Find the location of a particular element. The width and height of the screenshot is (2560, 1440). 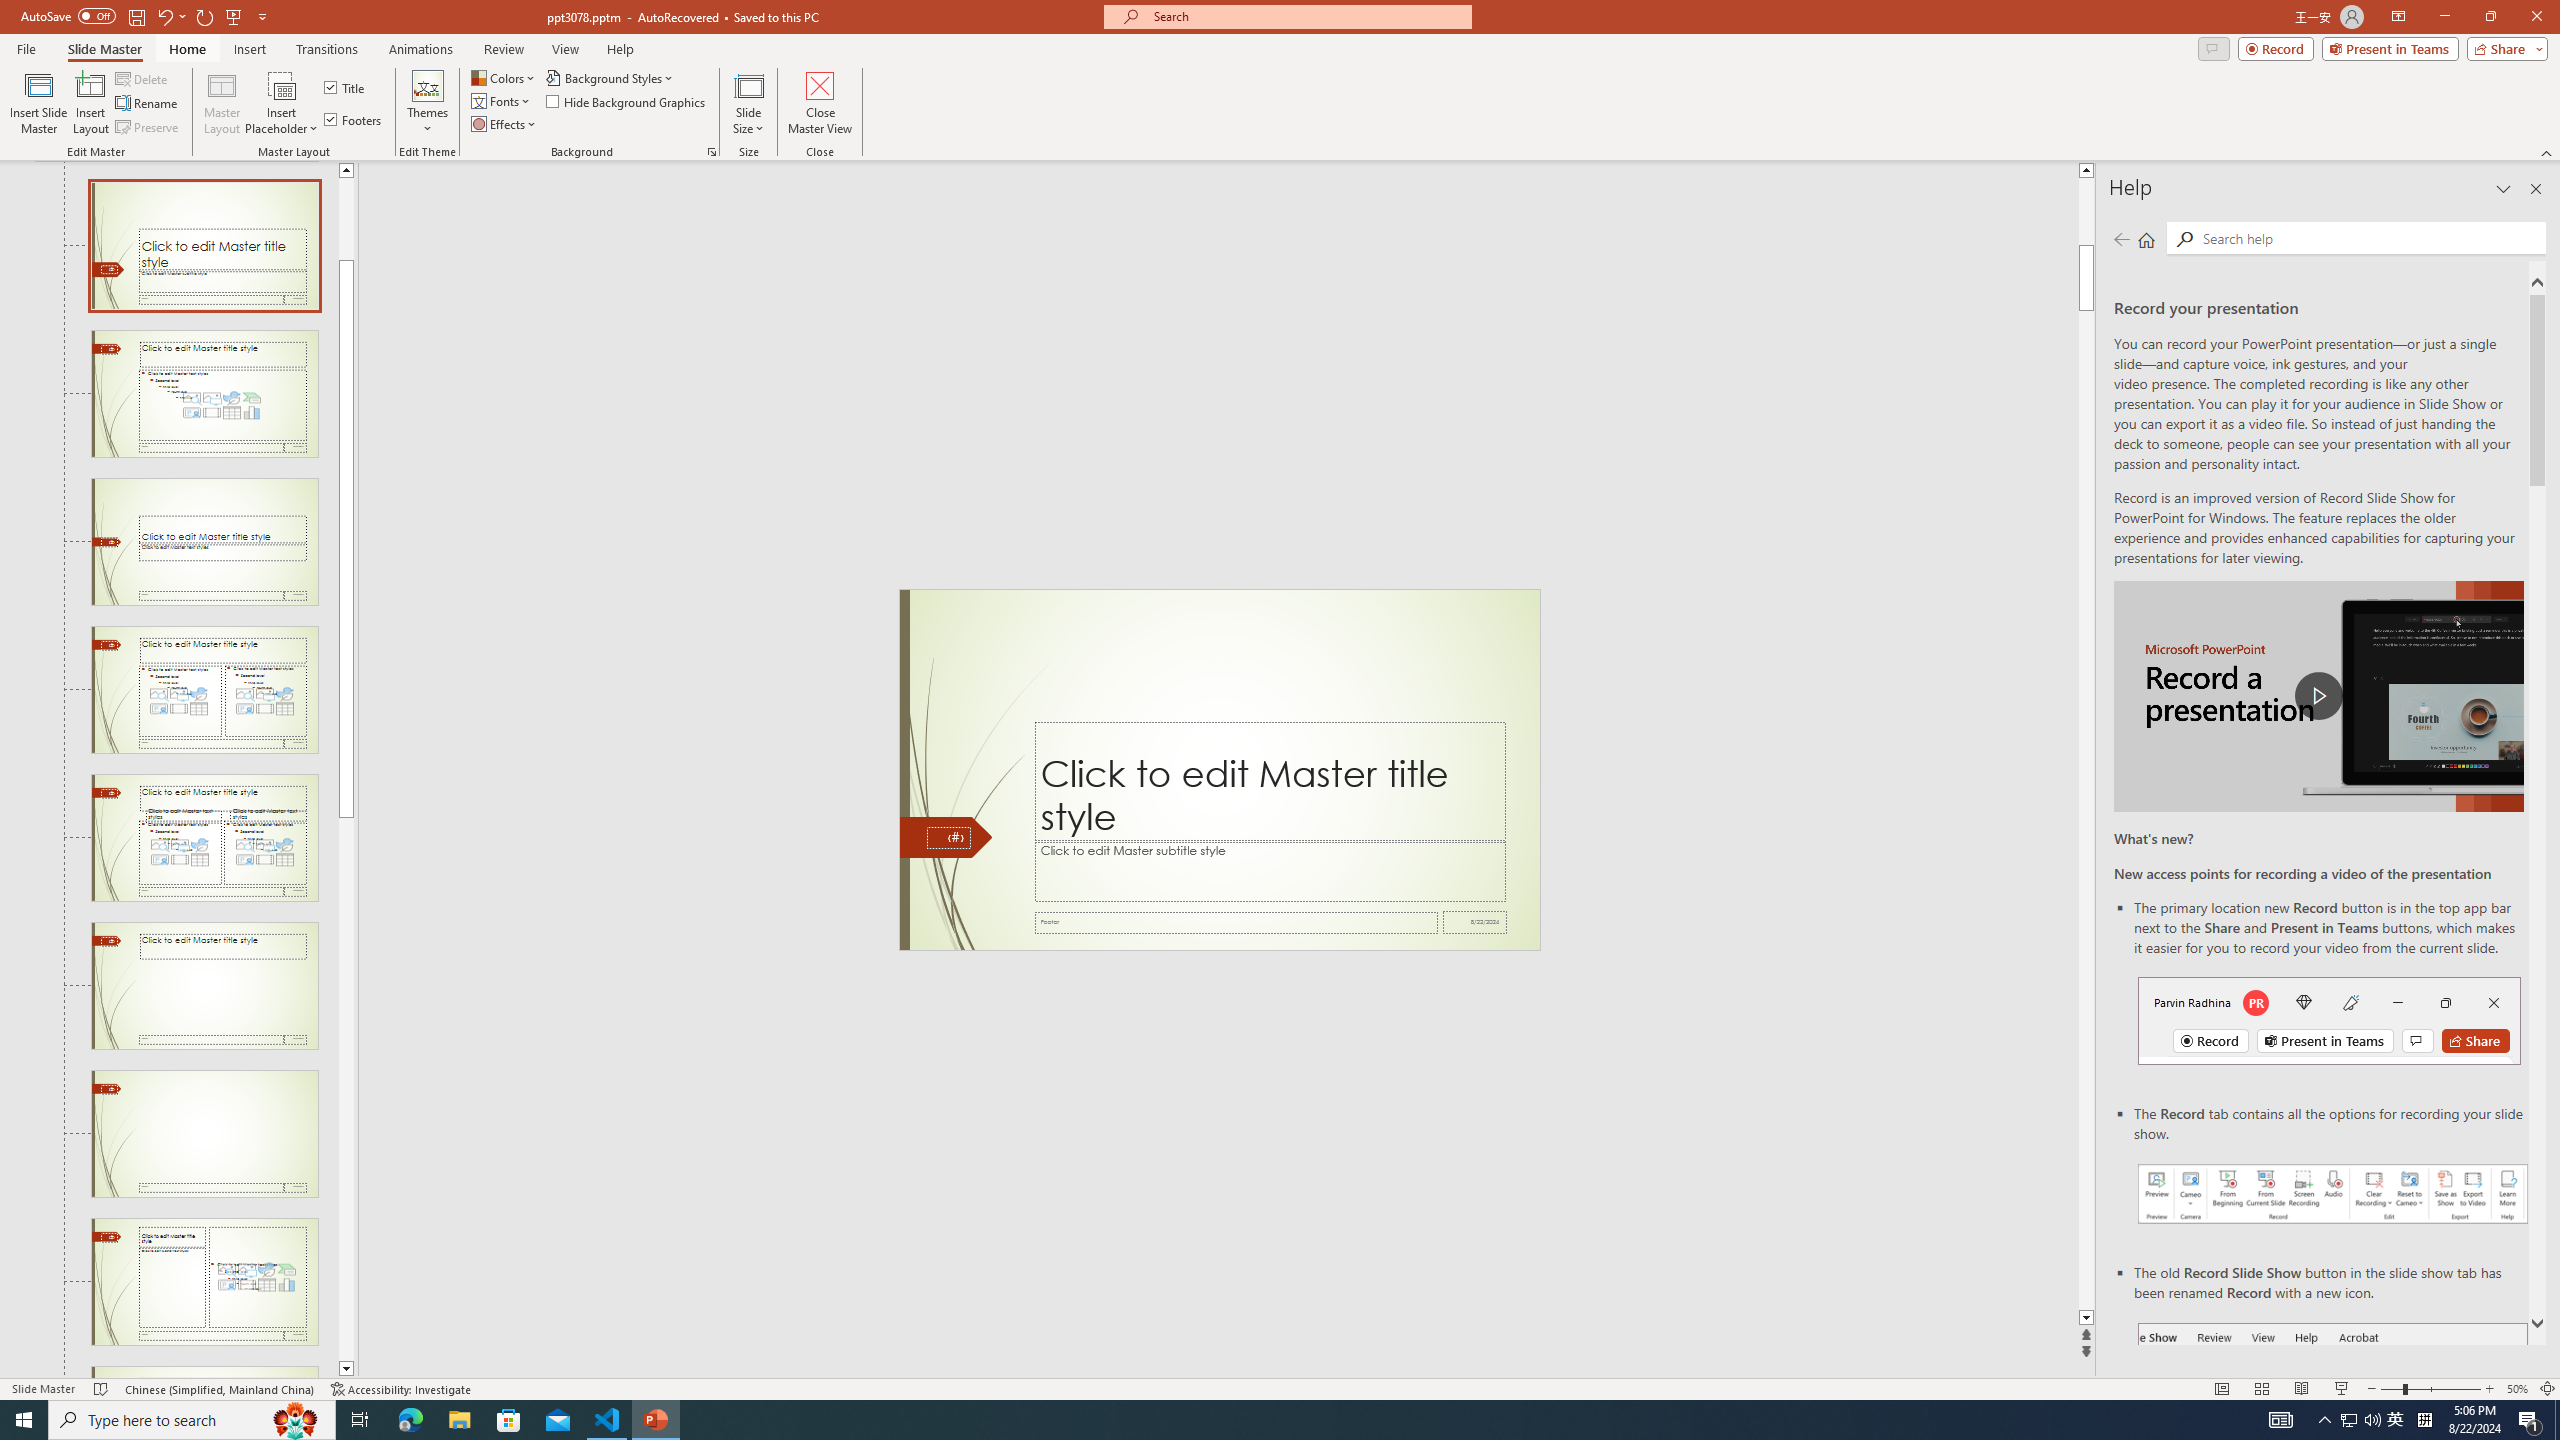

'Slide Number' is located at coordinates (947, 838).